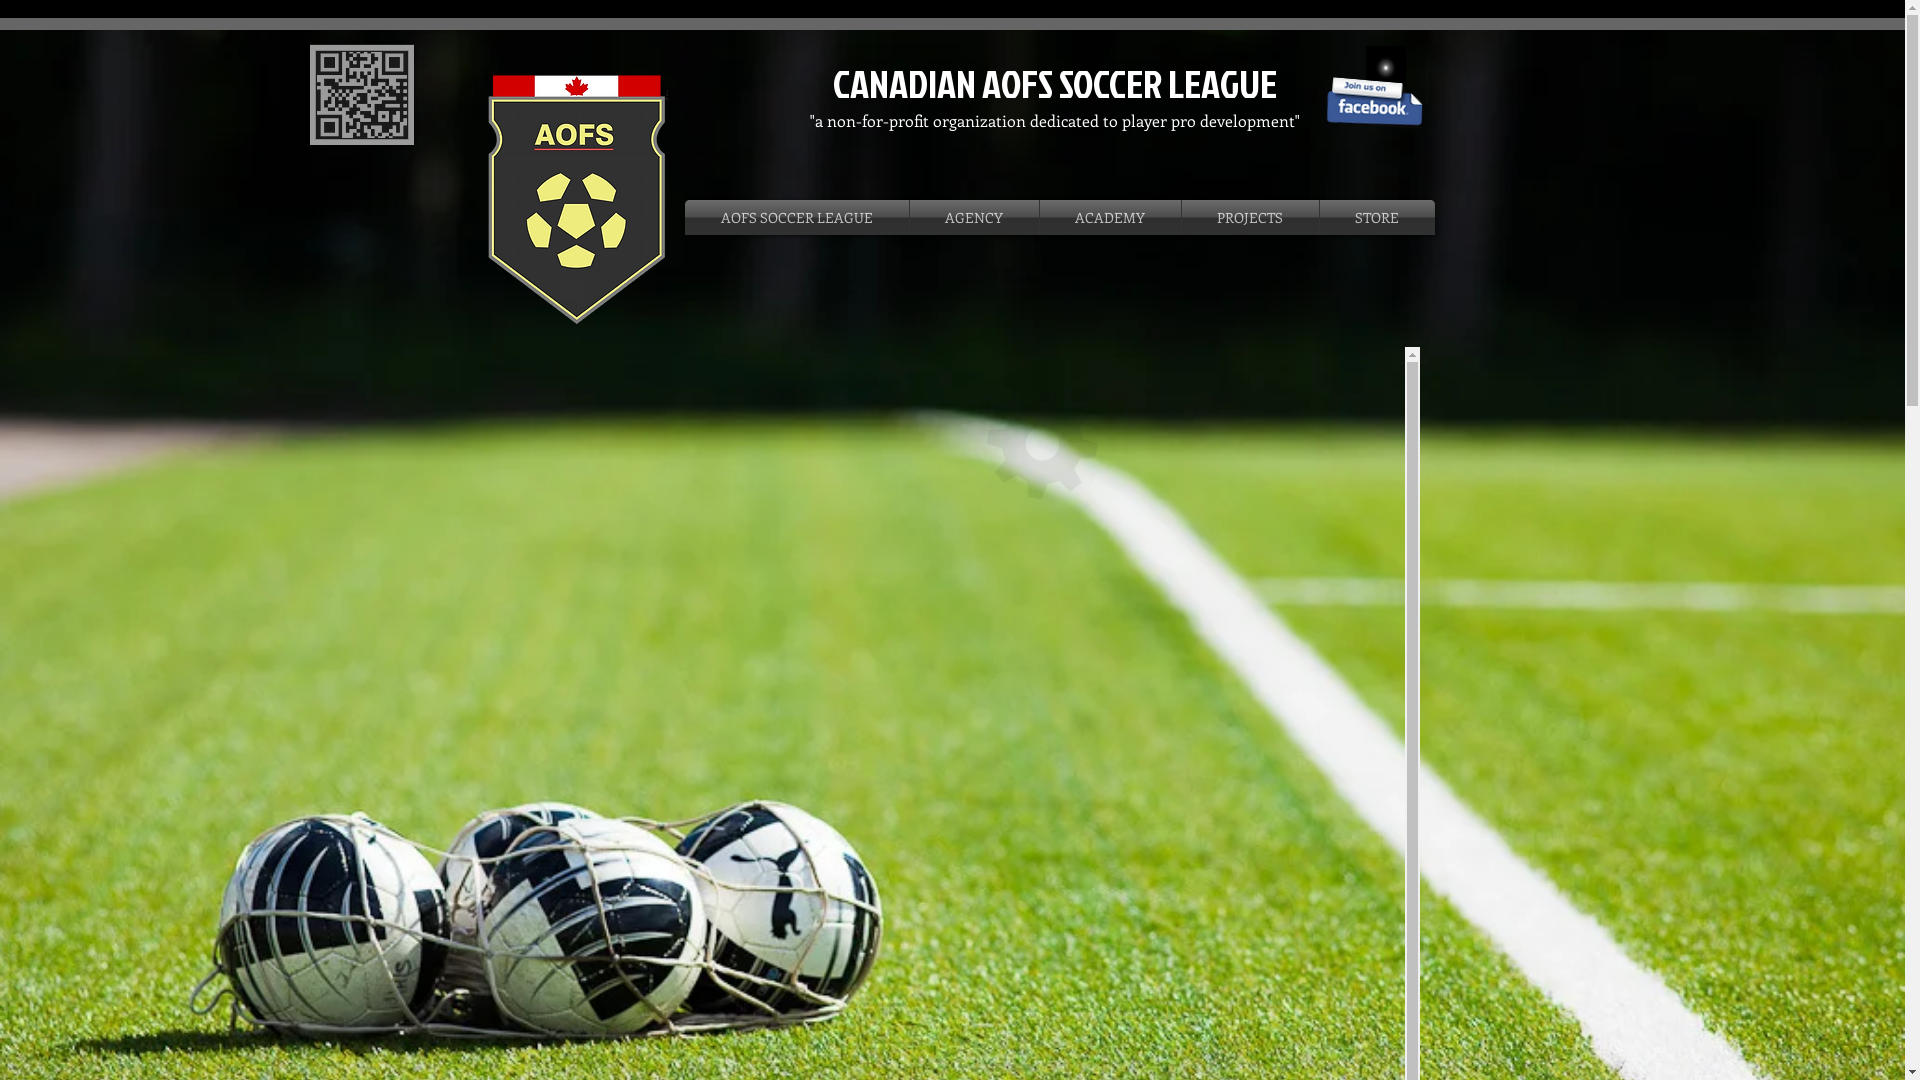 The width and height of the screenshot is (1920, 1080). Describe the element at coordinates (1372, 100) in the screenshot. I see `'facebook.png'` at that location.